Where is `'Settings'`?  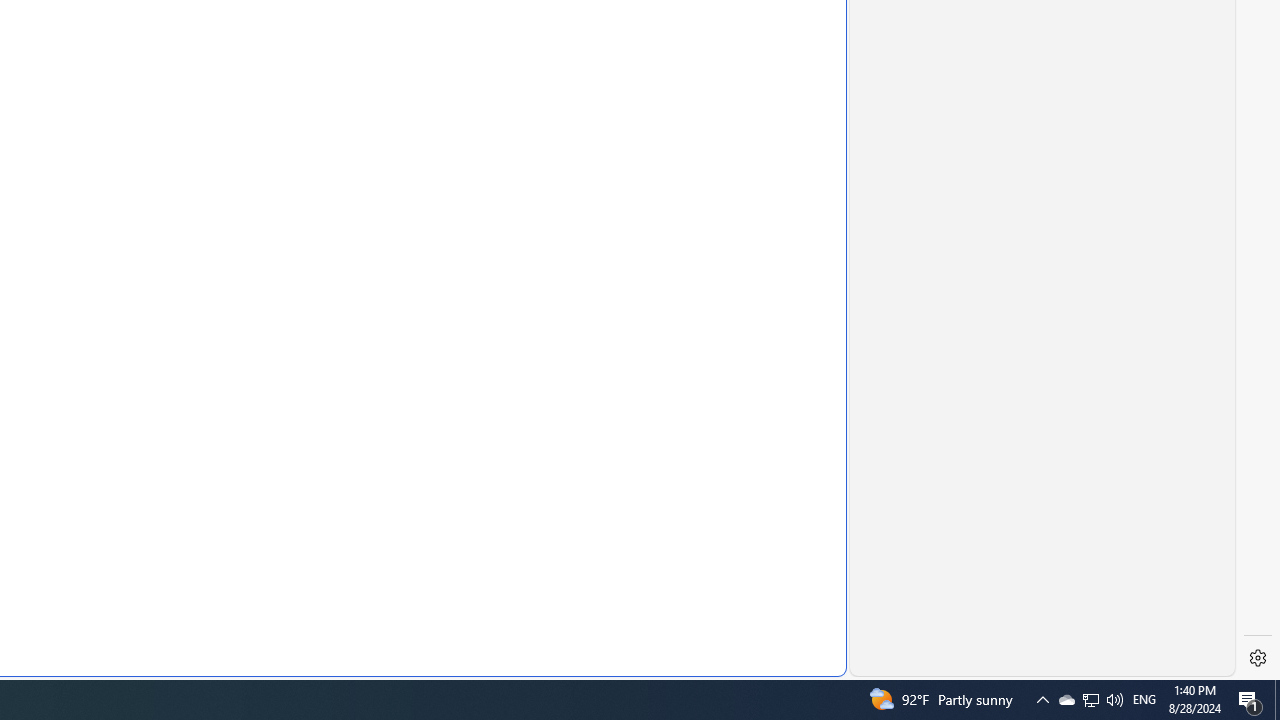 'Settings' is located at coordinates (1257, 658).